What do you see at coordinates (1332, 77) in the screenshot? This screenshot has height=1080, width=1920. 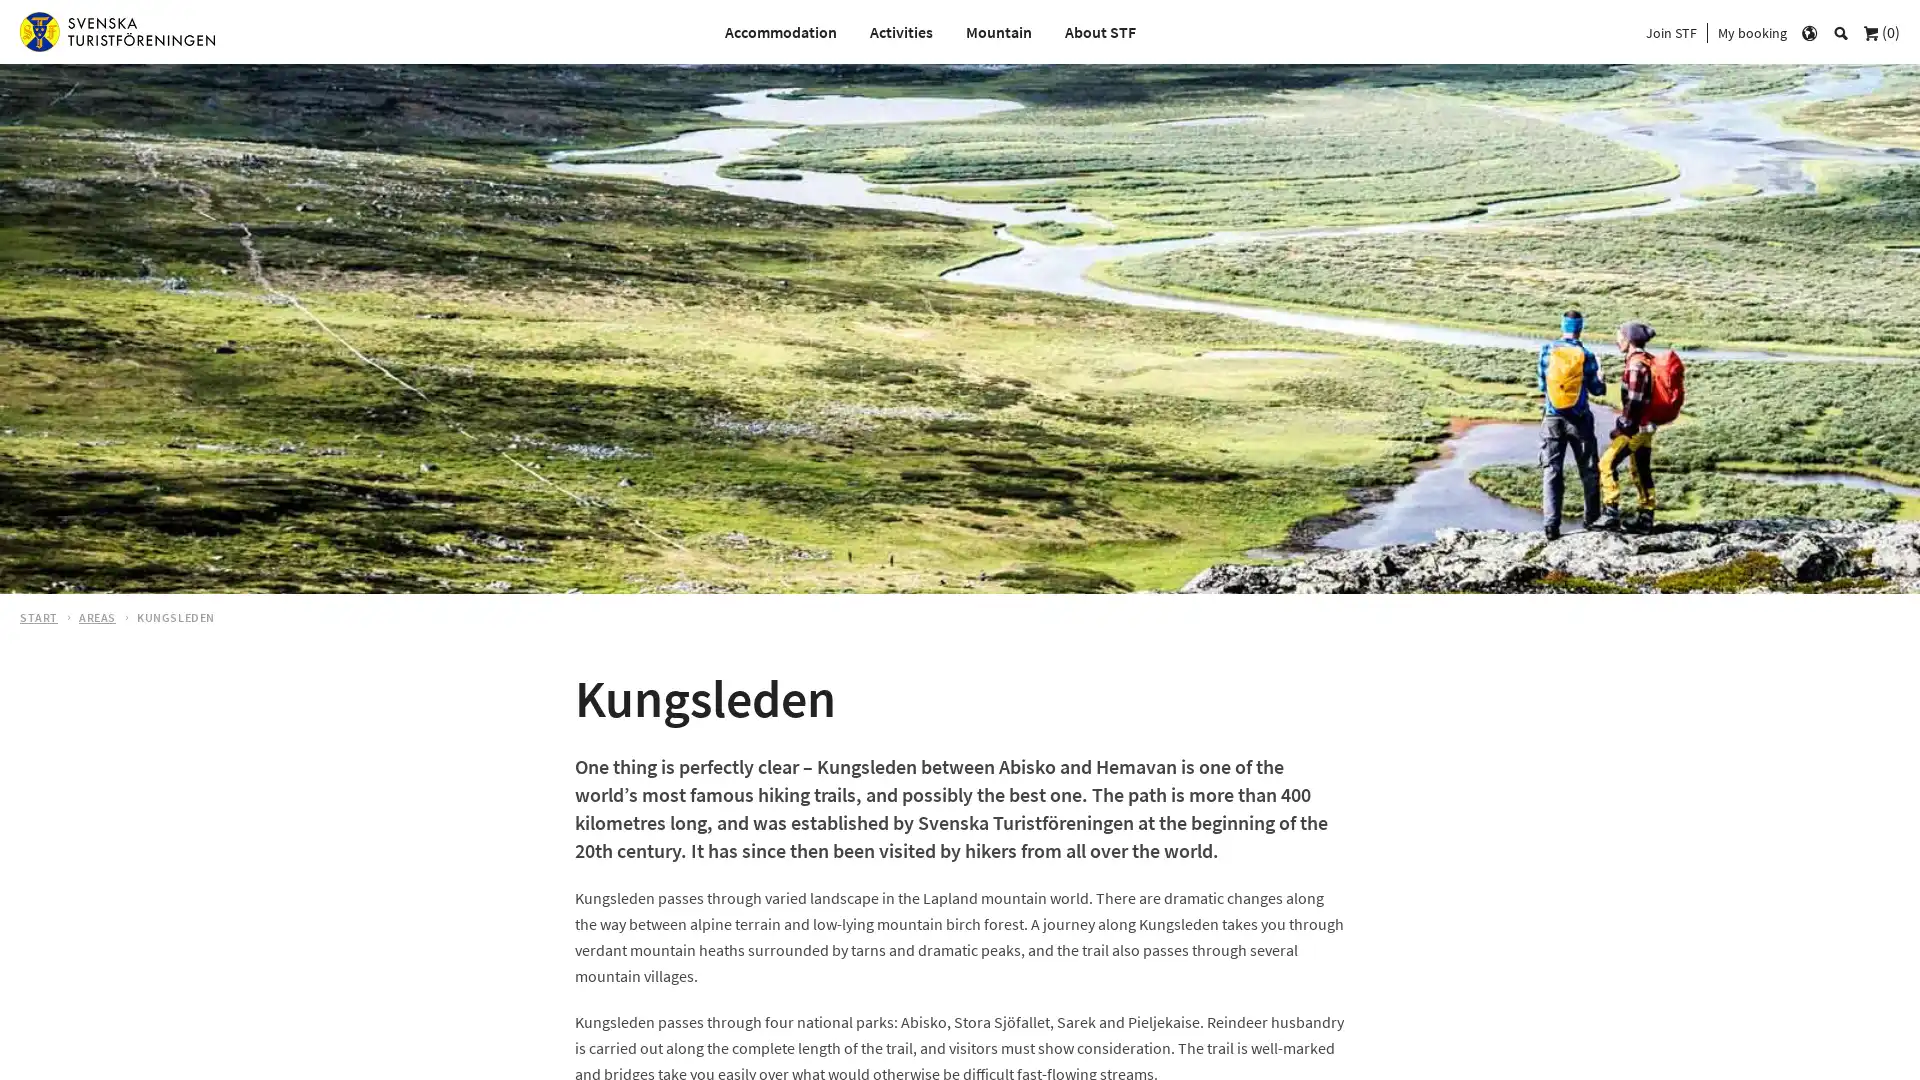 I see `s` at bounding box center [1332, 77].